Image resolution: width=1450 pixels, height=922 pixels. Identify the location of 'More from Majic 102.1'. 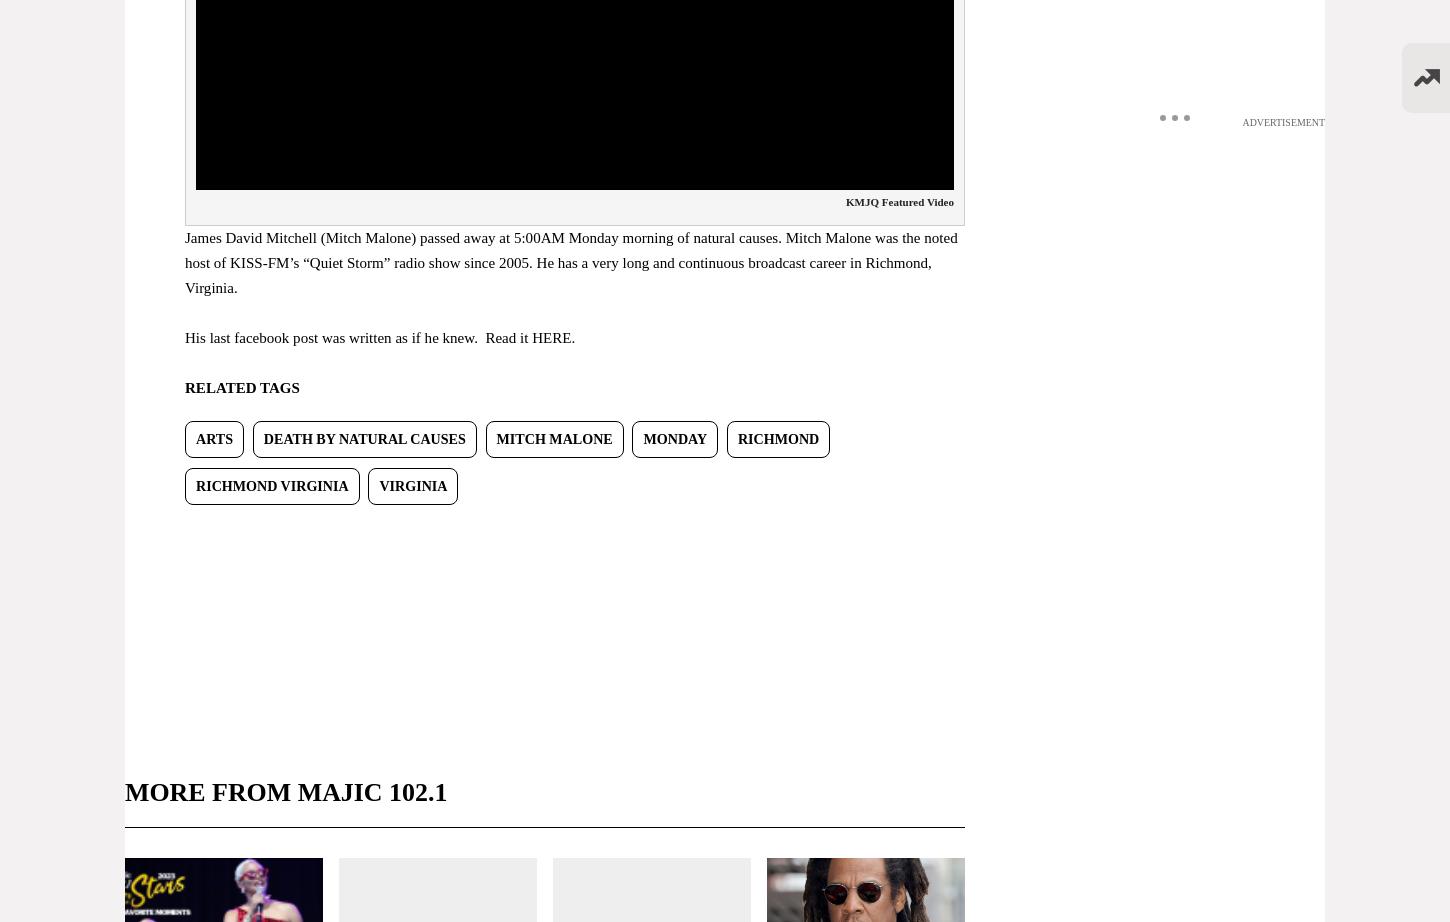
(285, 790).